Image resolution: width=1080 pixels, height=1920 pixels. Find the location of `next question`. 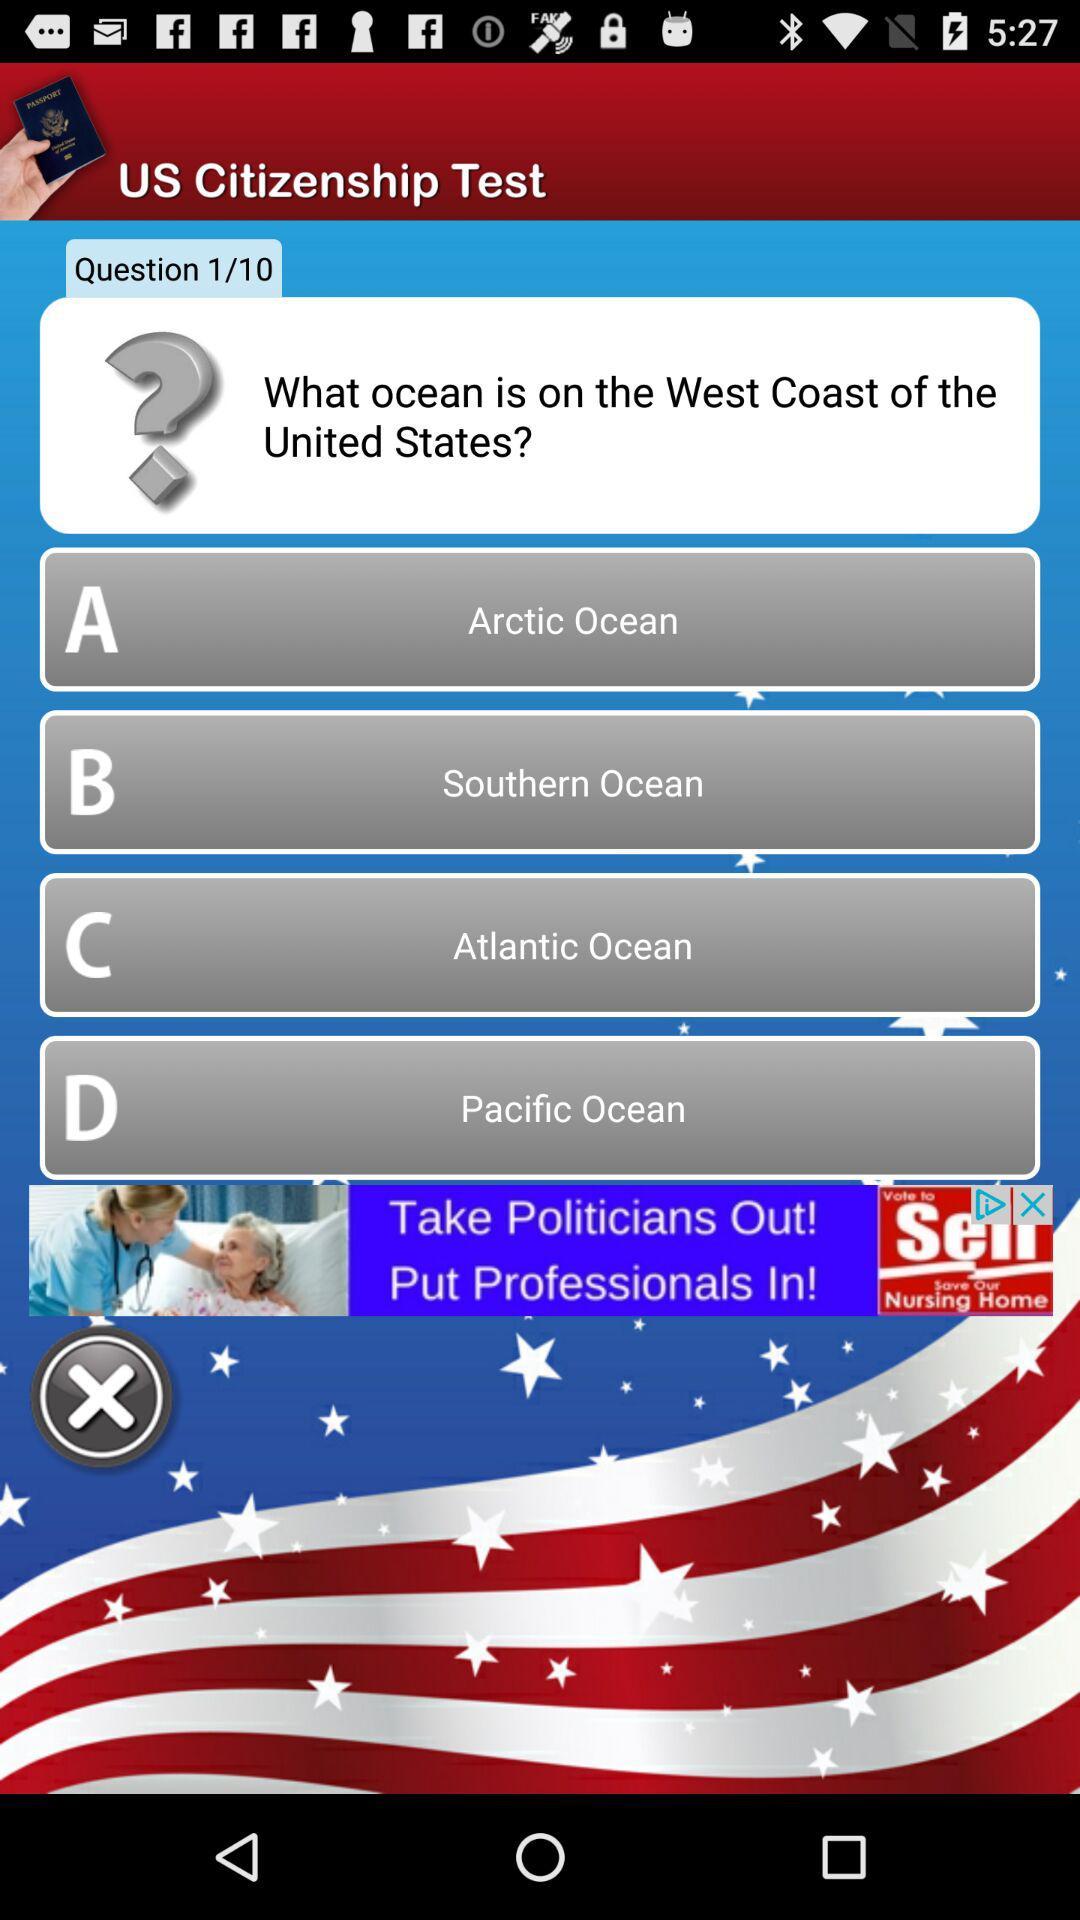

next question is located at coordinates (104, 1399).